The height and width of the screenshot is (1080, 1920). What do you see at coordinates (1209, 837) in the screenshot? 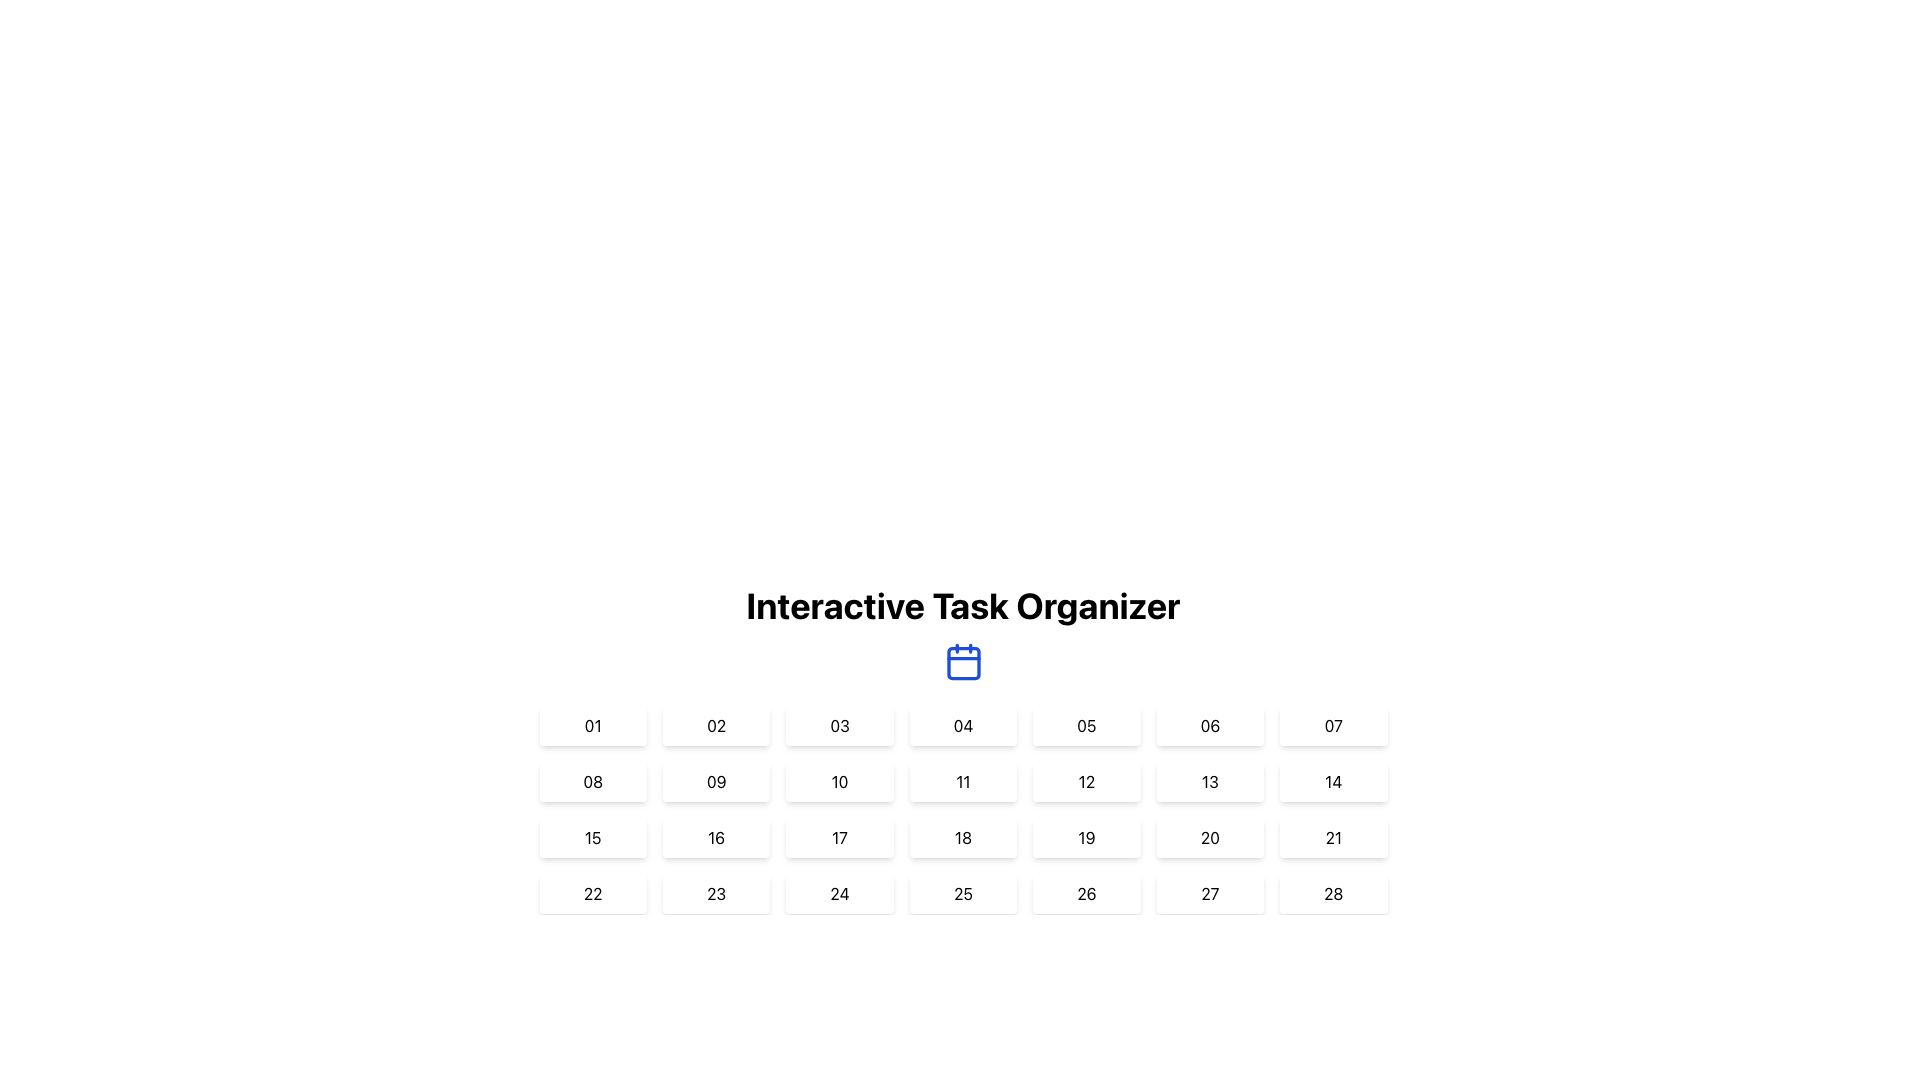
I see `the rectangular button displaying the number '20'` at bounding box center [1209, 837].